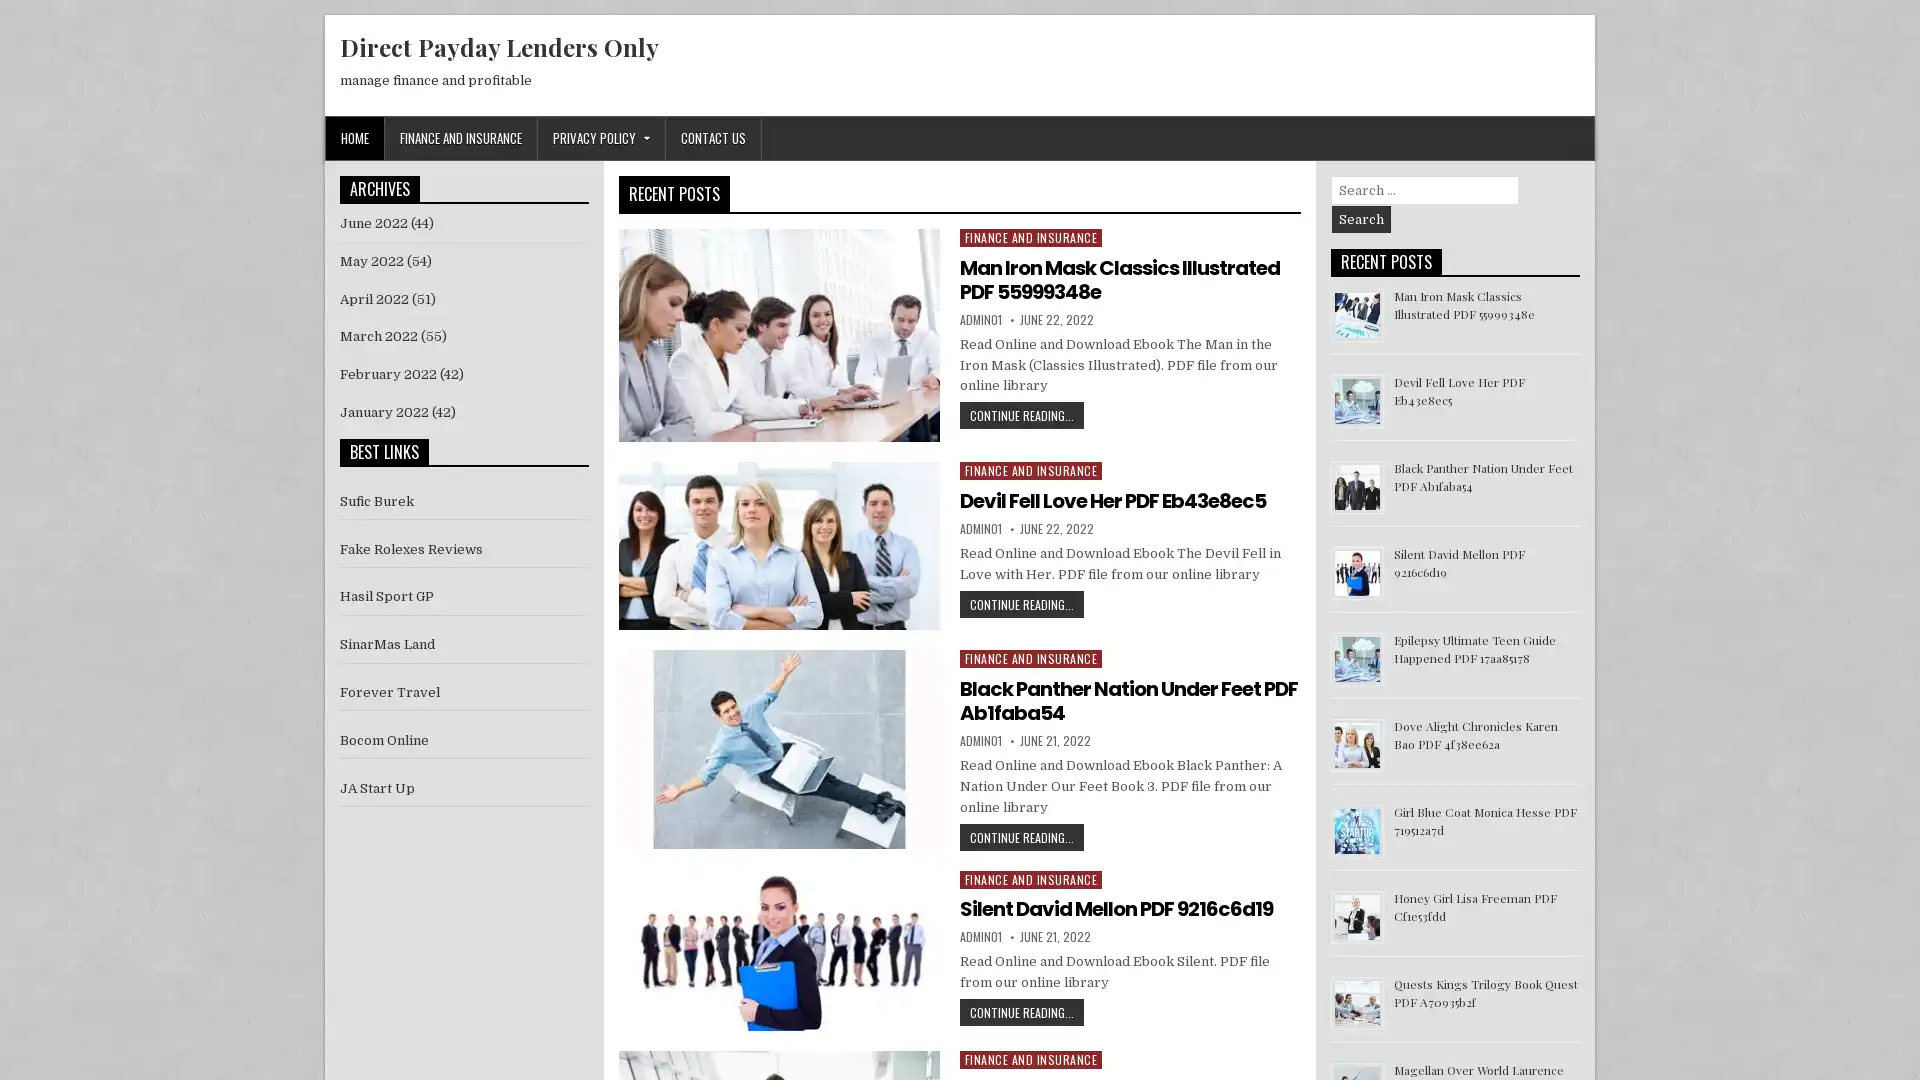 The width and height of the screenshot is (1920, 1080). What do you see at coordinates (1360, 219) in the screenshot?
I see `Search` at bounding box center [1360, 219].